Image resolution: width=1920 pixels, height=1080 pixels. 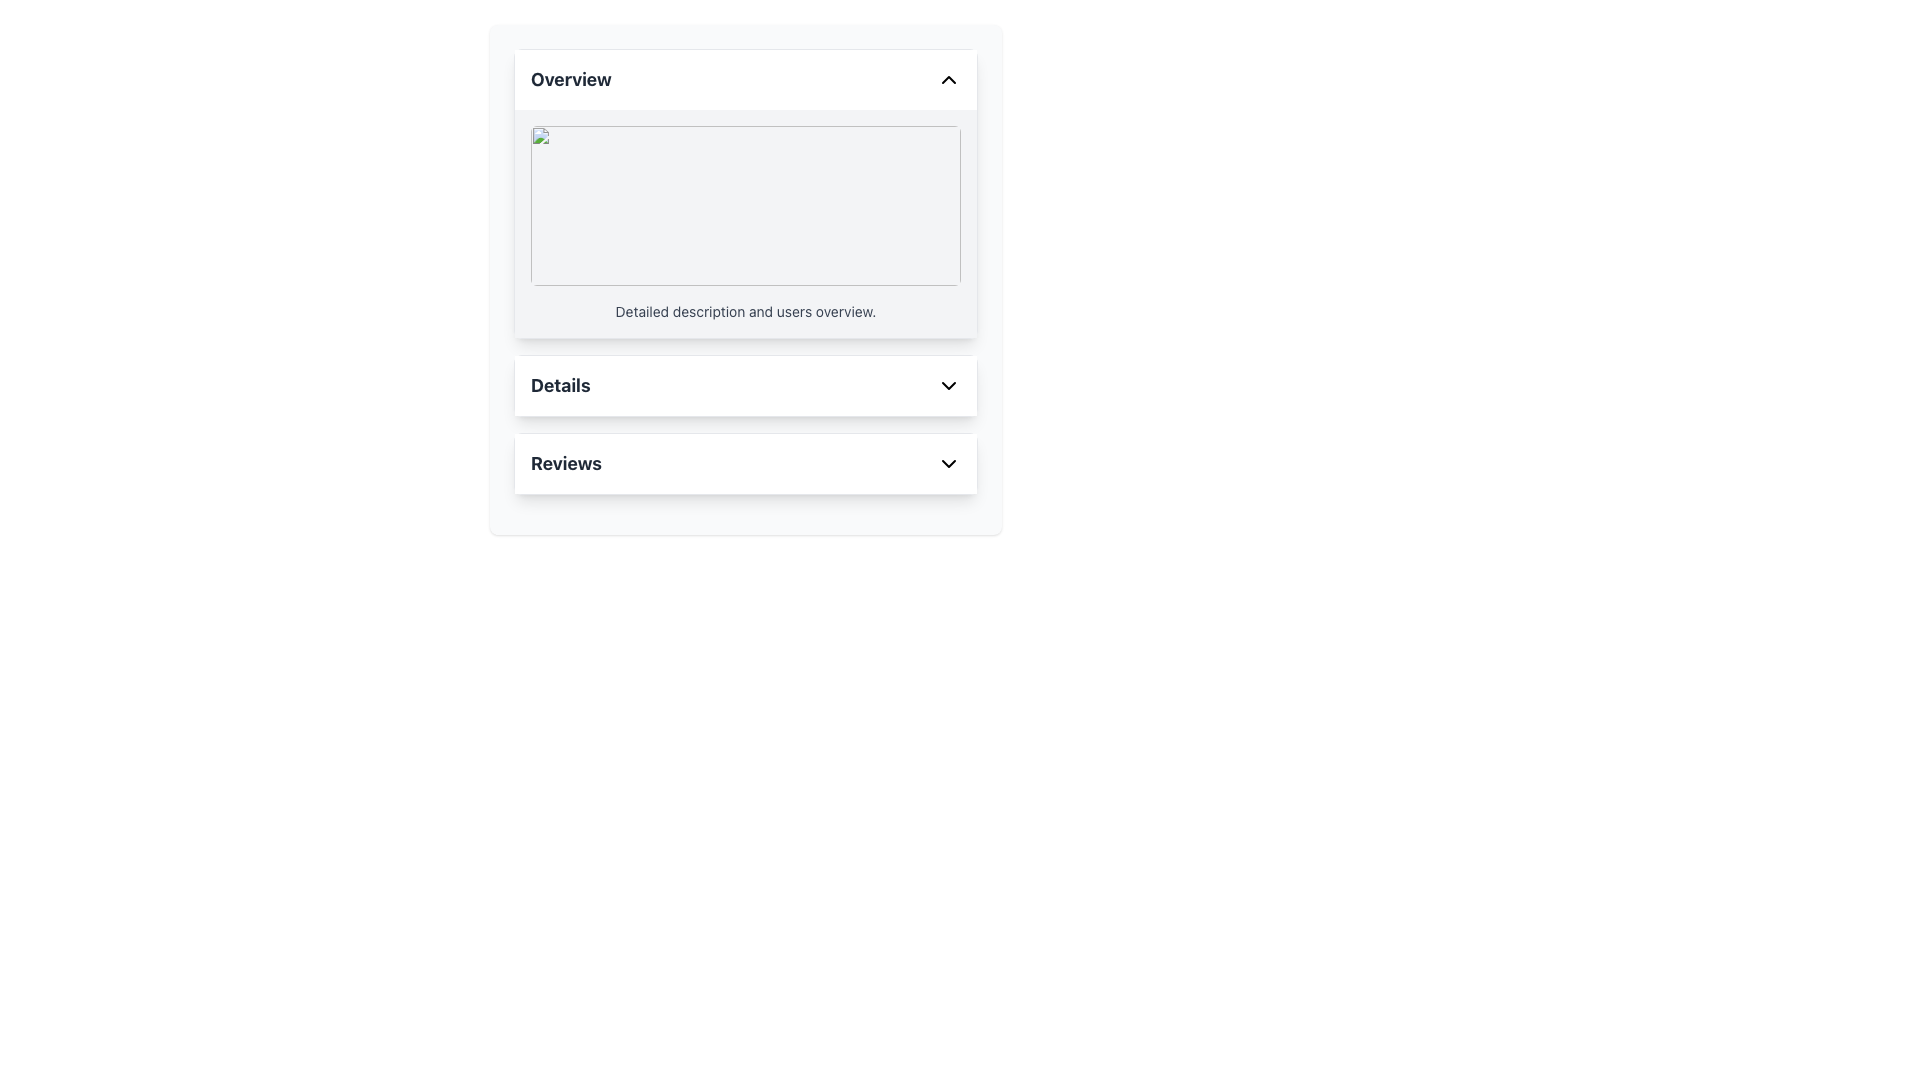 I want to click on the dropdown toggle element located between the 'Overview' and 'Reviews' sections, so click(x=744, y=385).